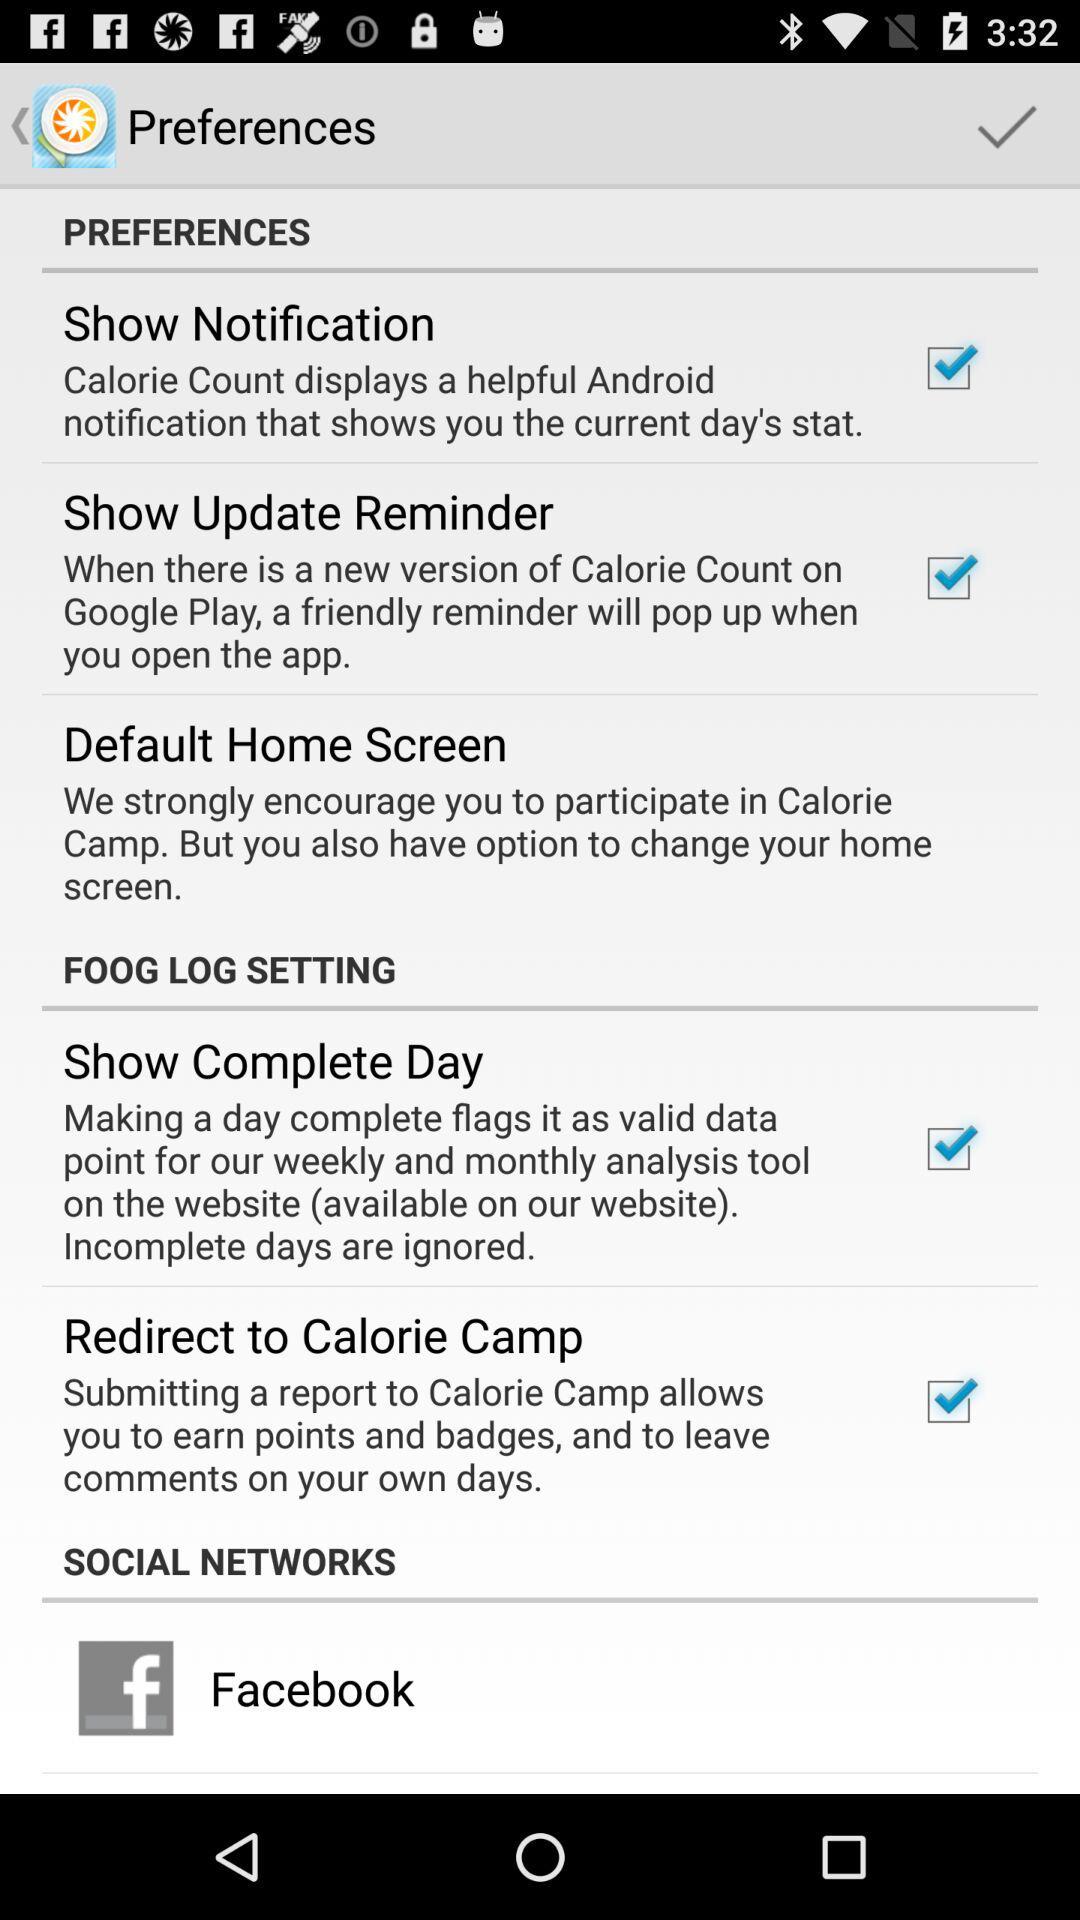 This screenshot has width=1080, height=1920. I want to click on icon above the foog log setting item, so click(525, 842).